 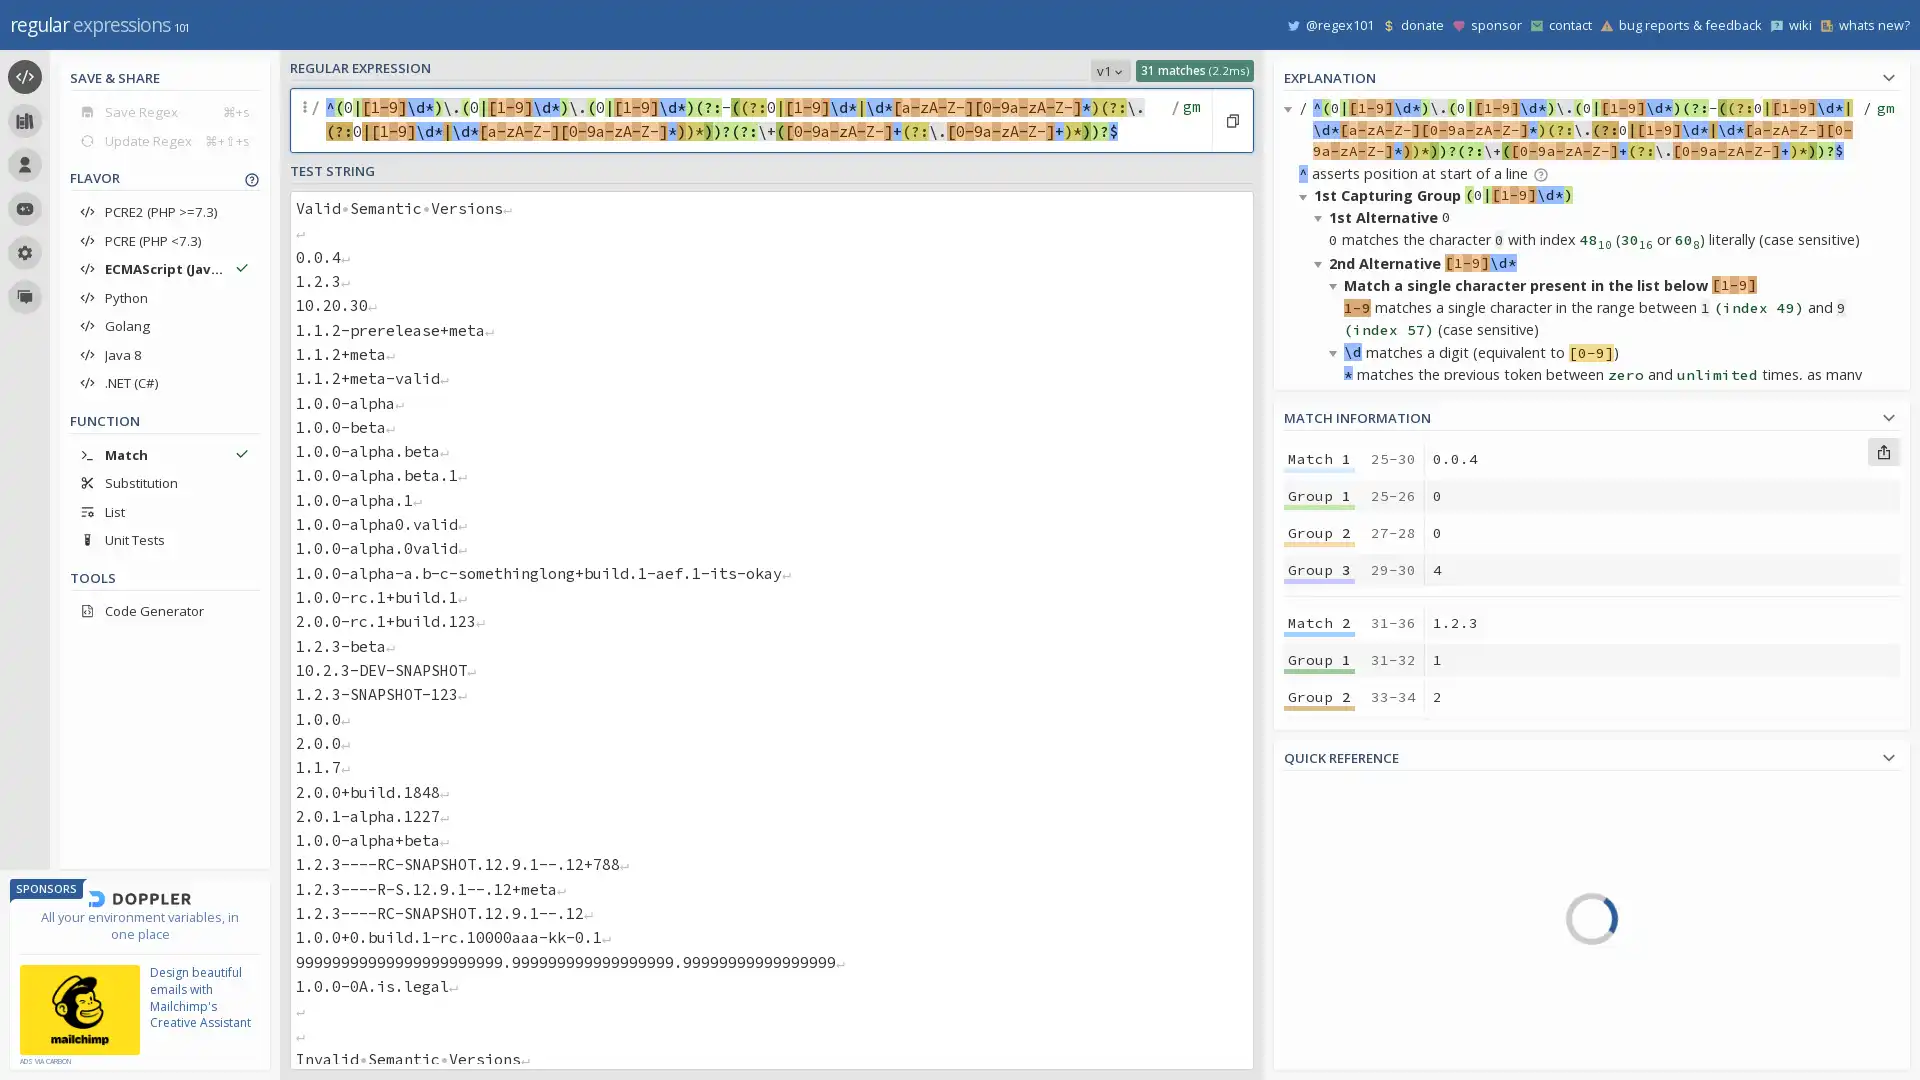 What do you see at coordinates (1319, 659) in the screenshot?
I see `Group 1` at bounding box center [1319, 659].